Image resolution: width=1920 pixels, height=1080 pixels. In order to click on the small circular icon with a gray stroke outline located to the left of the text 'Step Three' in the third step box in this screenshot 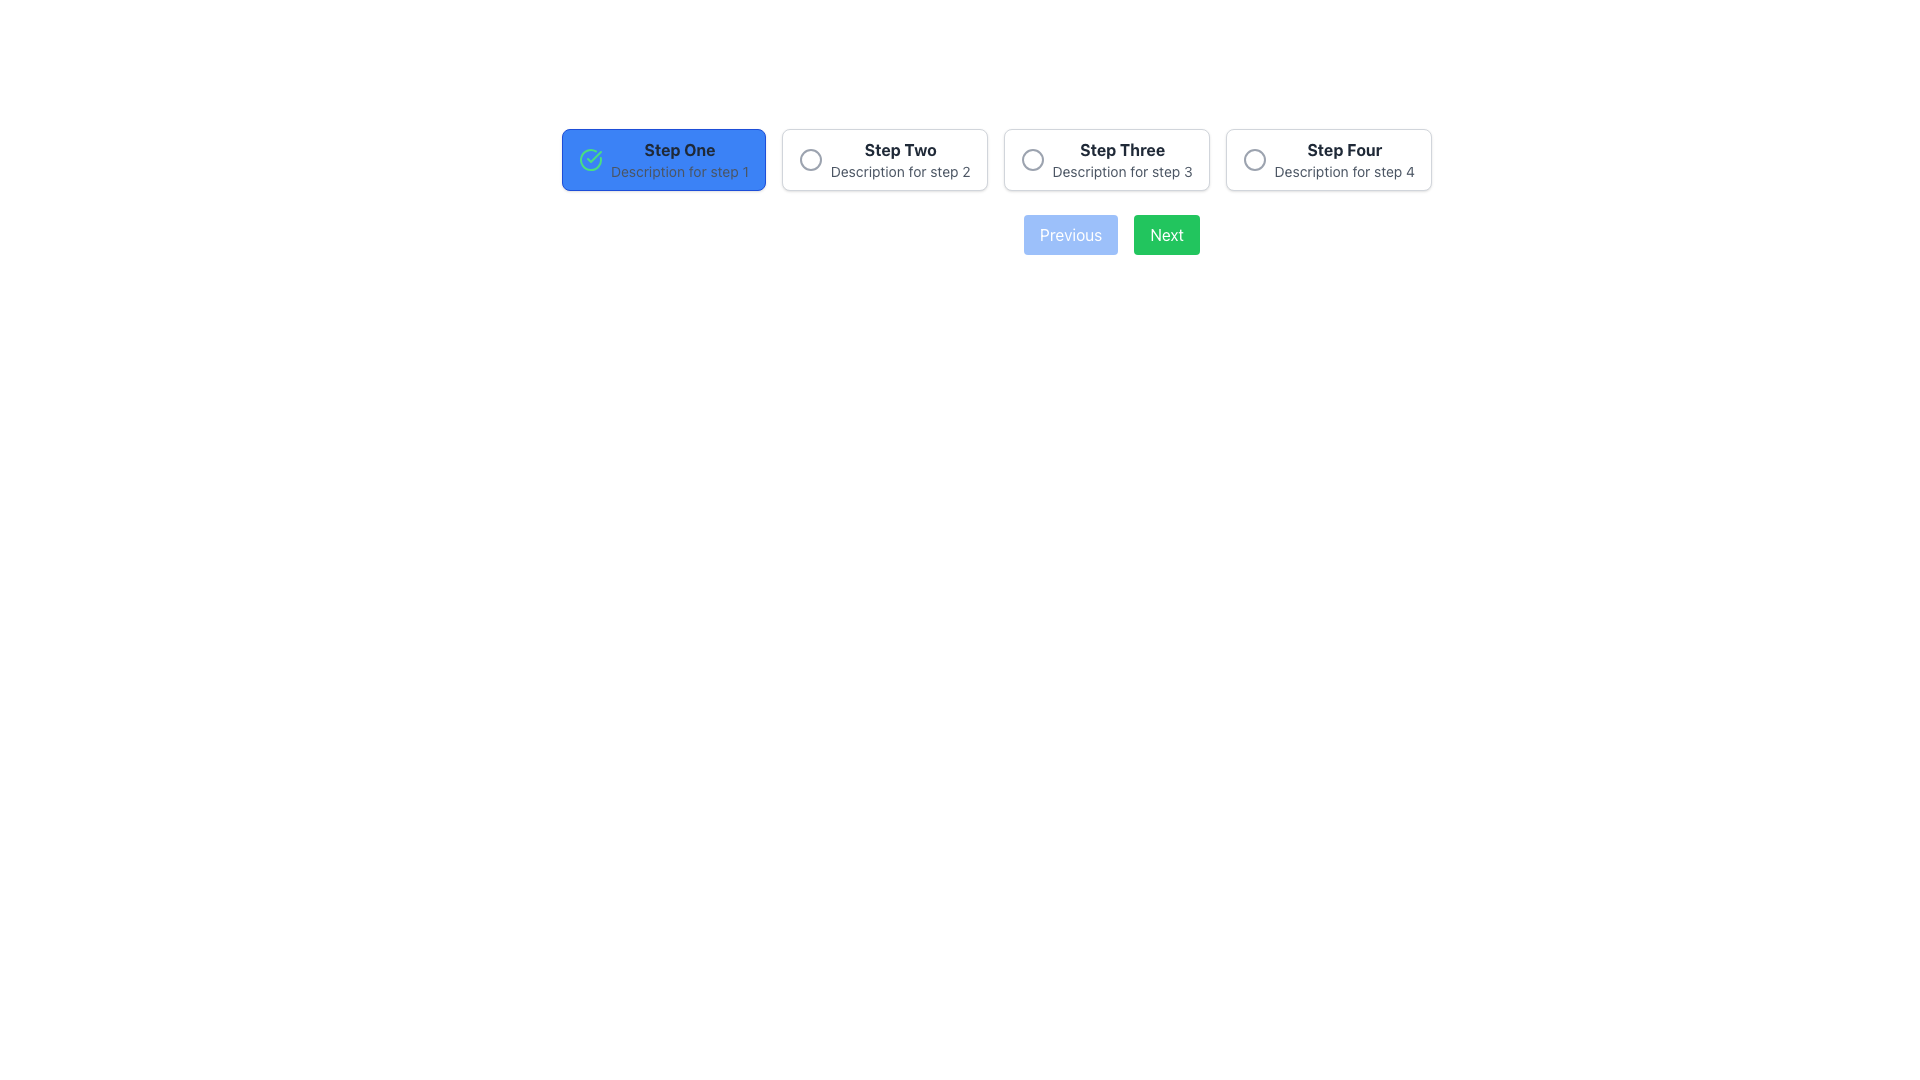, I will do `click(1032, 158)`.